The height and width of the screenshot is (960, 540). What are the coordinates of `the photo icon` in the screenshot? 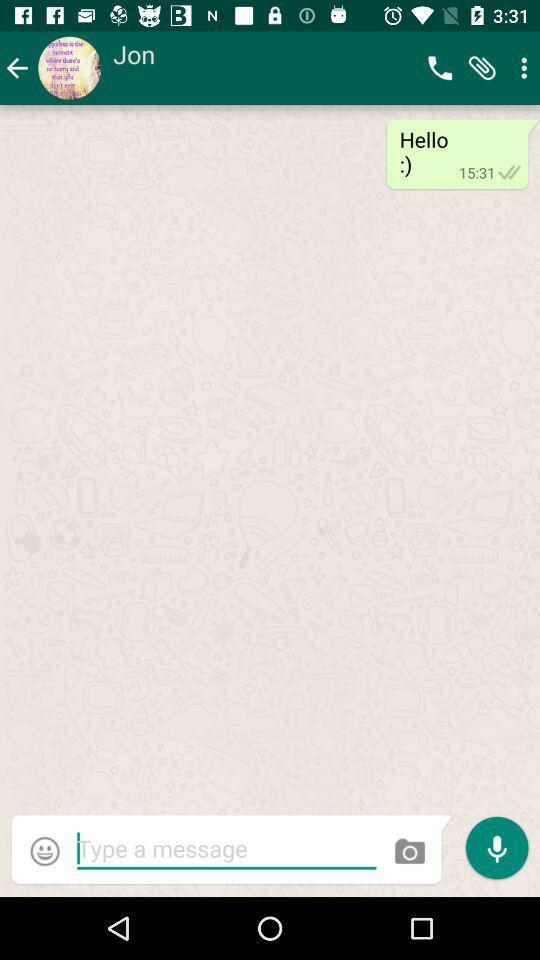 It's located at (408, 851).